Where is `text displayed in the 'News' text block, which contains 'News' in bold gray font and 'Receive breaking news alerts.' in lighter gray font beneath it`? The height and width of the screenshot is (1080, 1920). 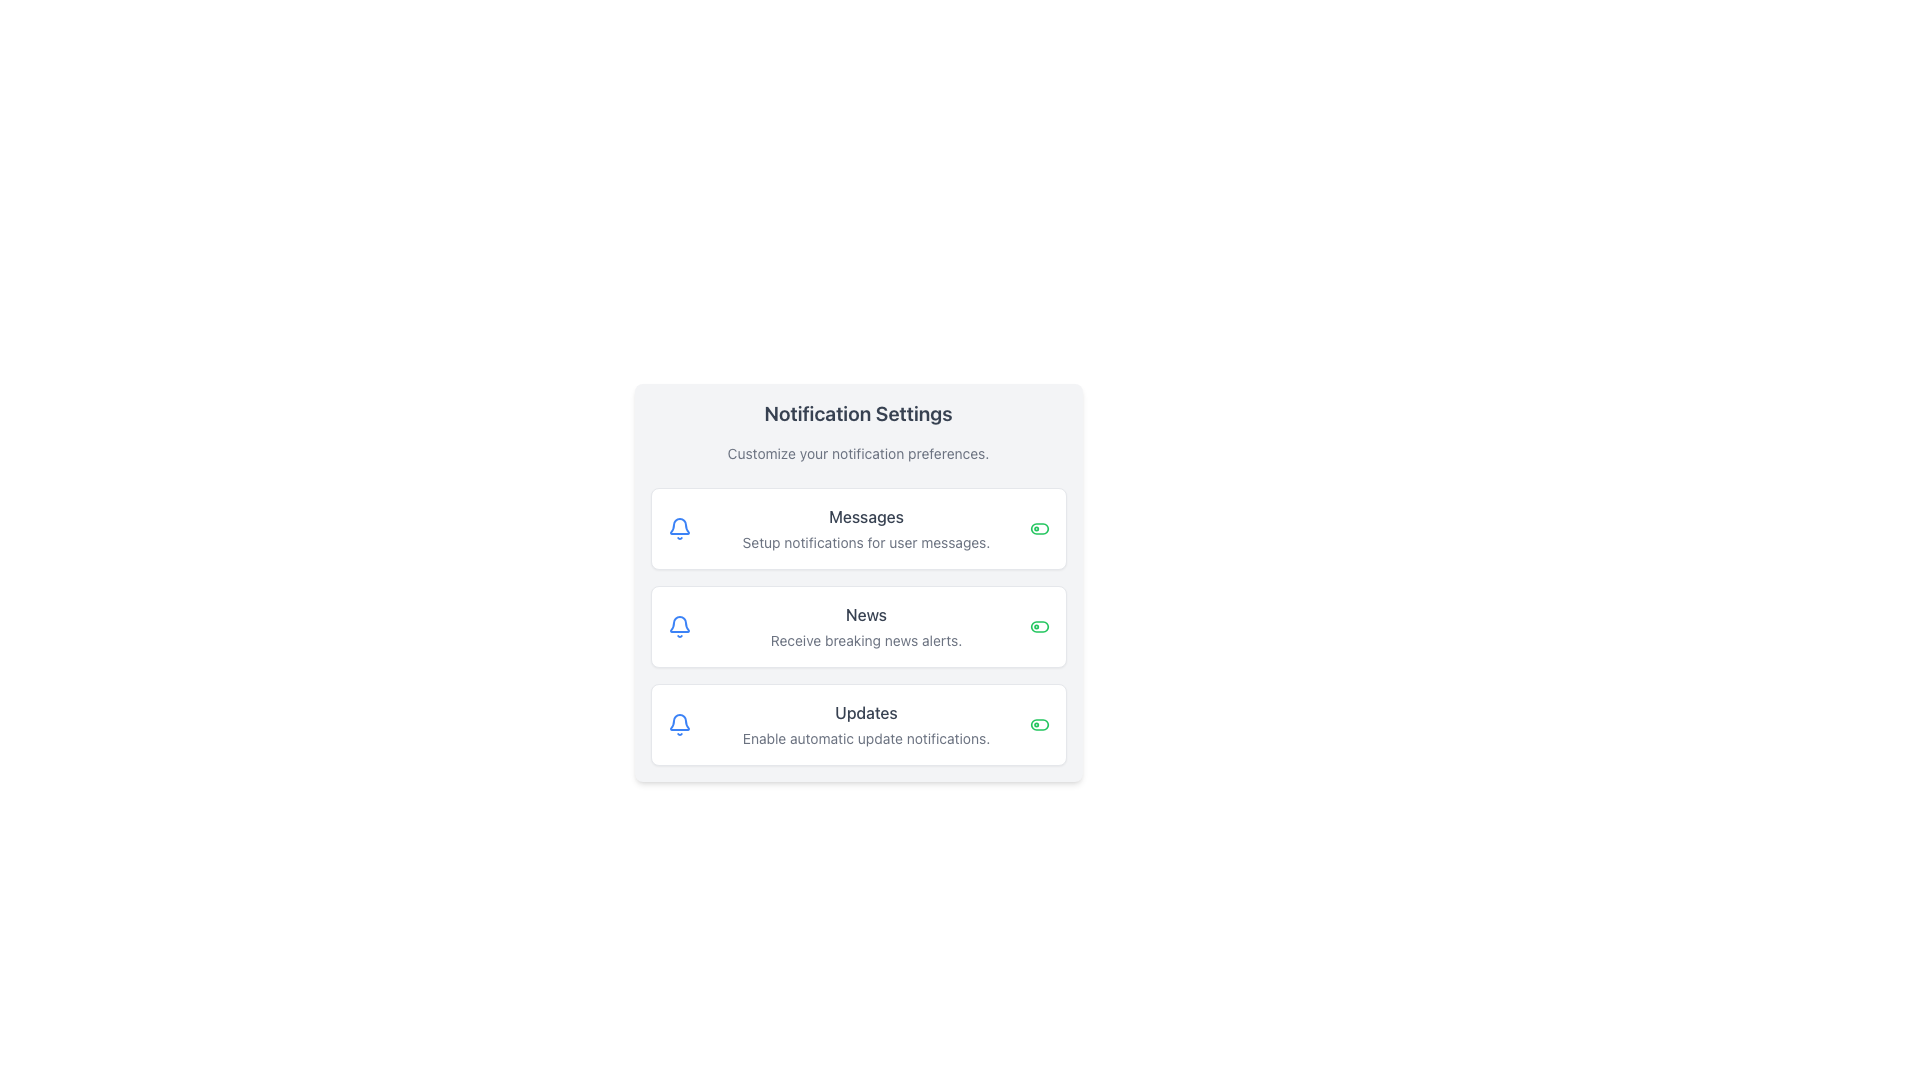 text displayed in the 'News' text block, which contains 'News' in bold gray font and 'Receive breaking news alerts.' in lighter gray font beneath it is located at coordinates (866, 626).